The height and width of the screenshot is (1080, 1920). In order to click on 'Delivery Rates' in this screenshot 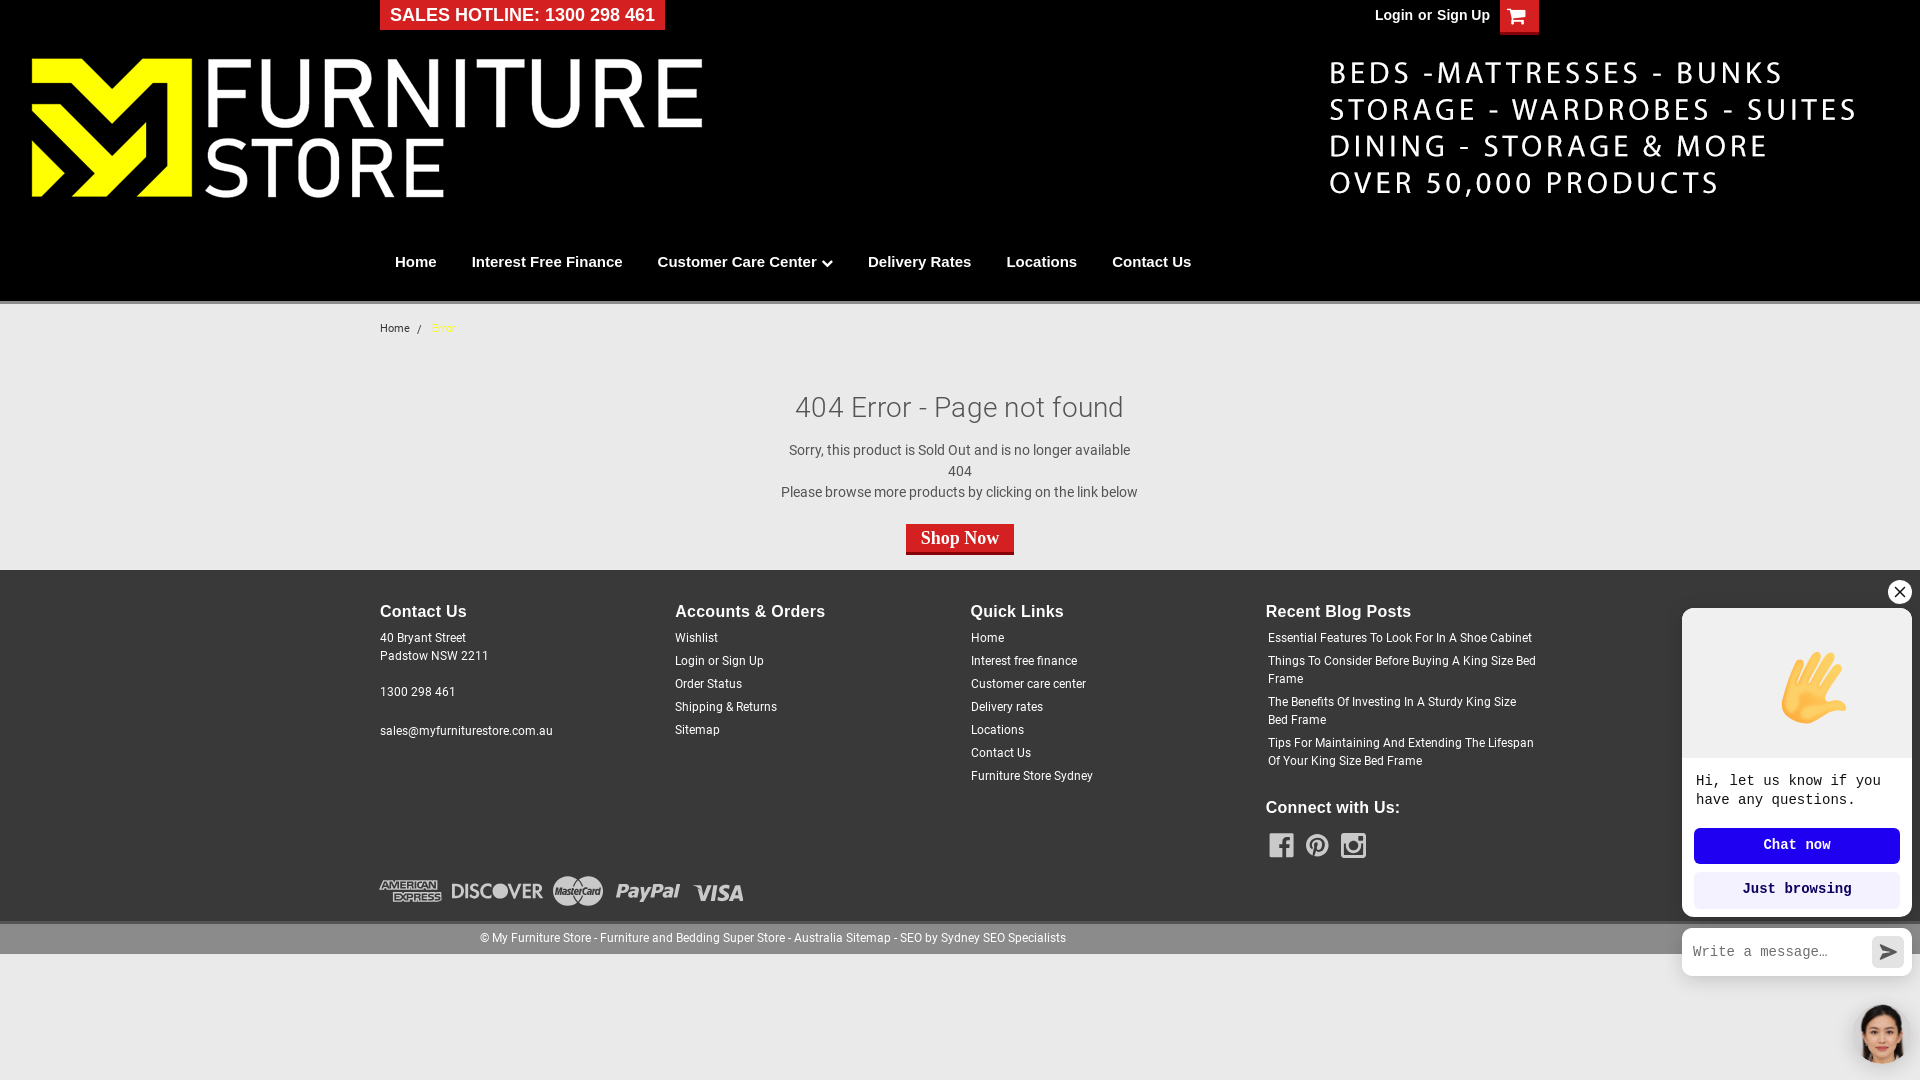, I will do `click(935, 261)`.